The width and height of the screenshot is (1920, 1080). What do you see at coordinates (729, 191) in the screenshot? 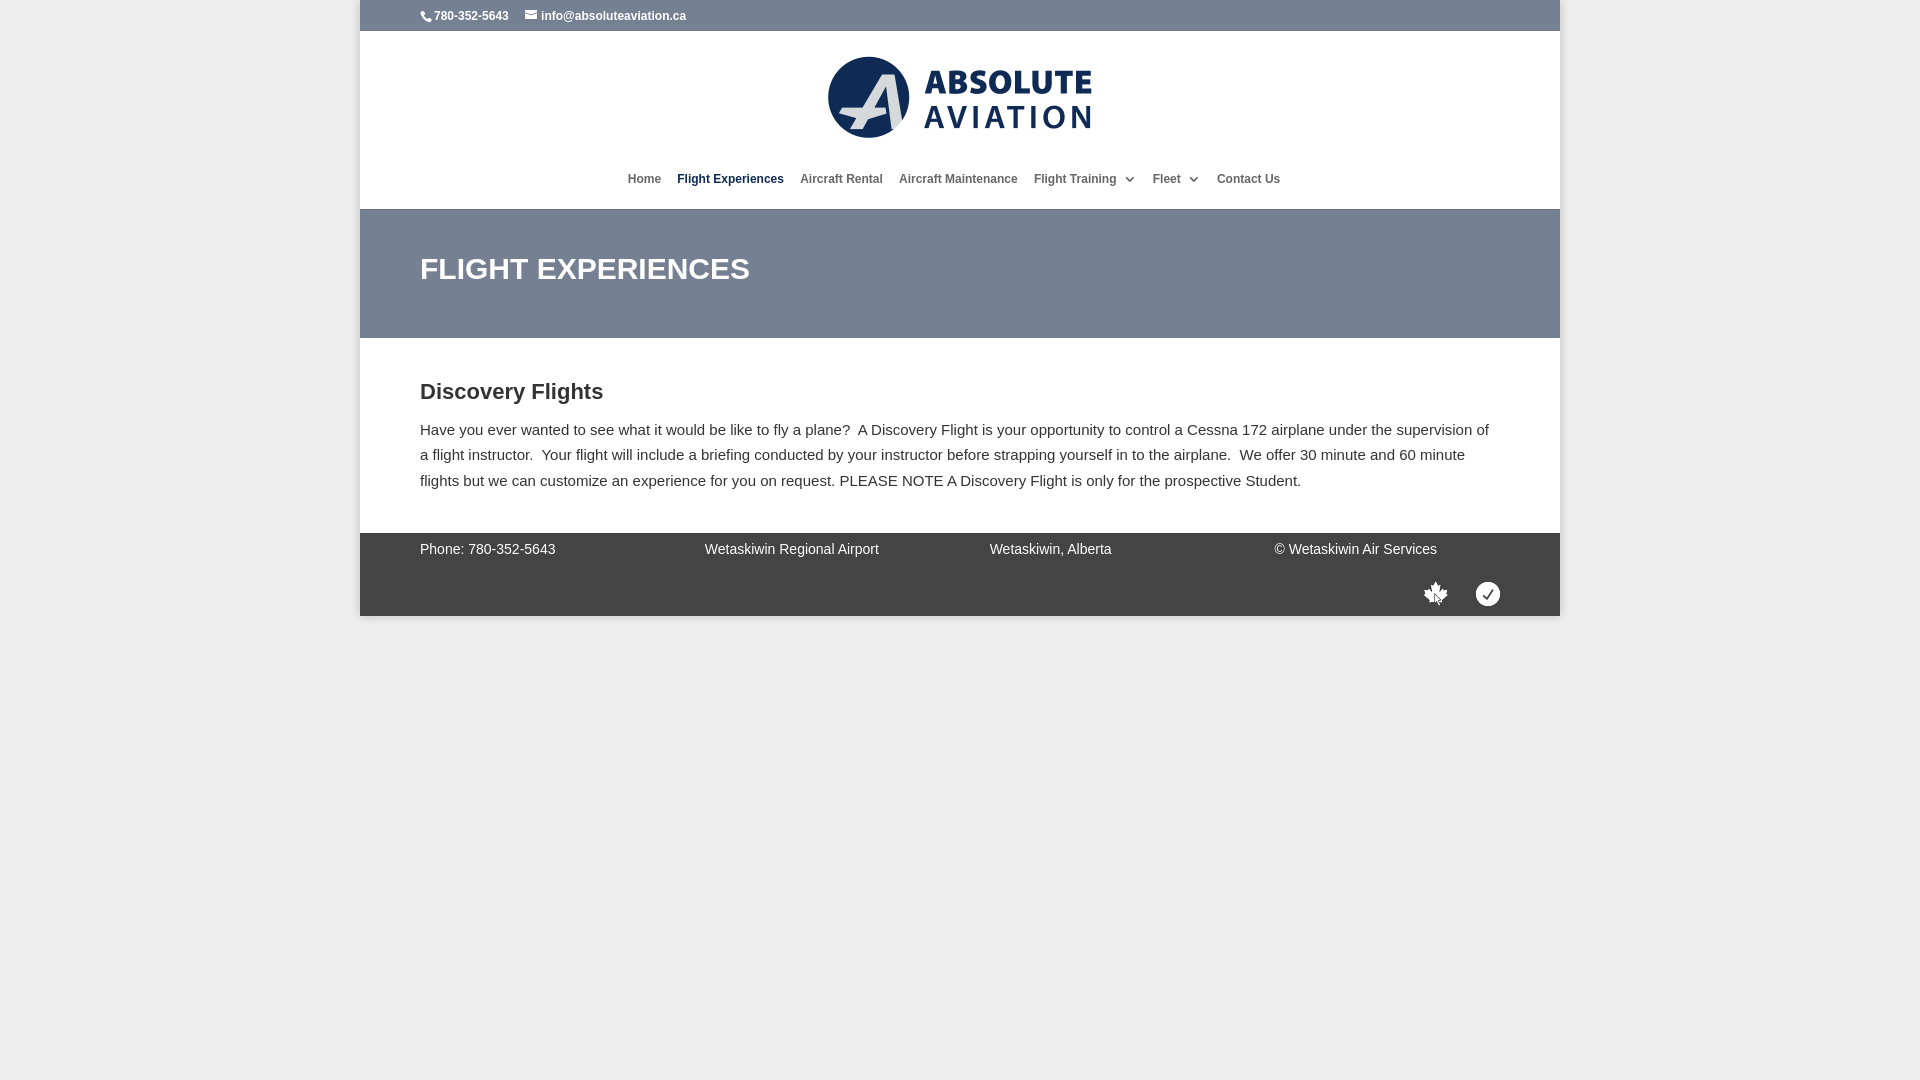
I see `'Flight Experiences'` at bounding box center [729, 191].